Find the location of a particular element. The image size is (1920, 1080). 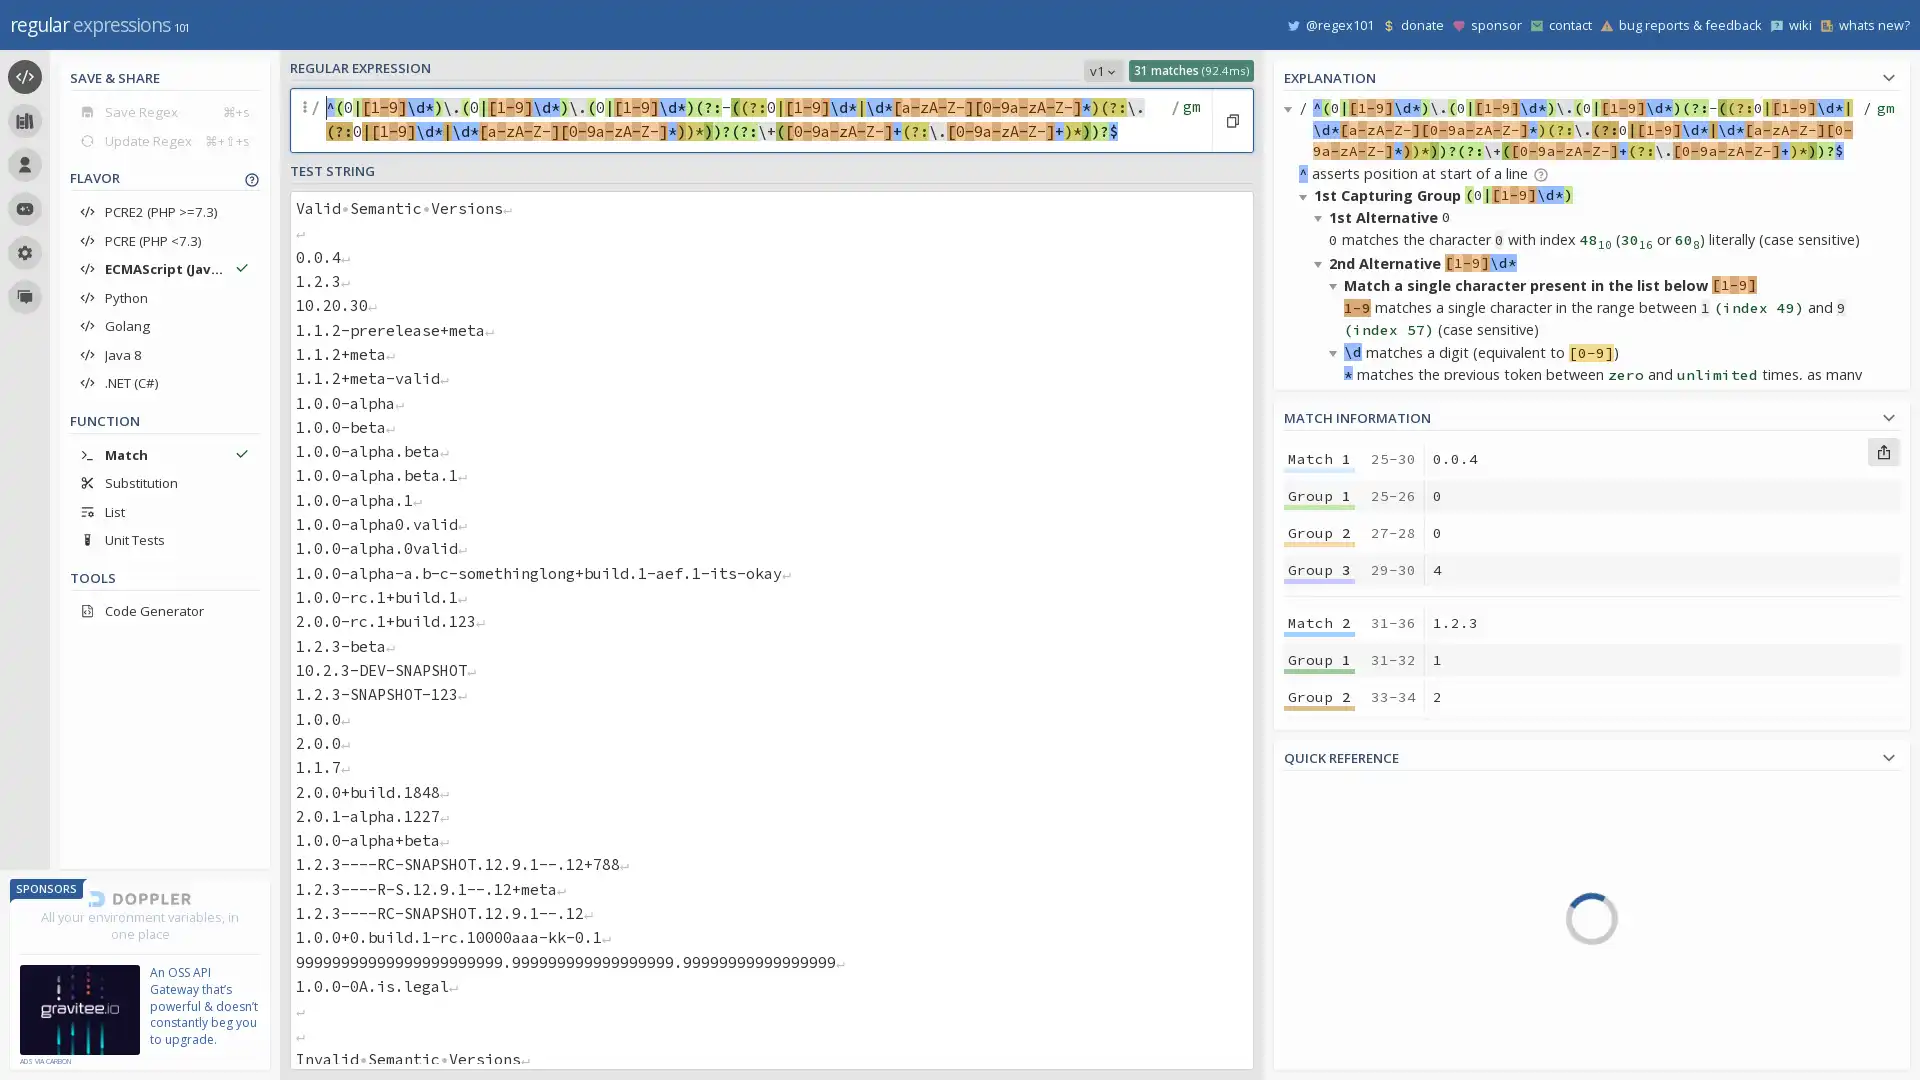

Character Classes is located at coordinates (1377, 1029).